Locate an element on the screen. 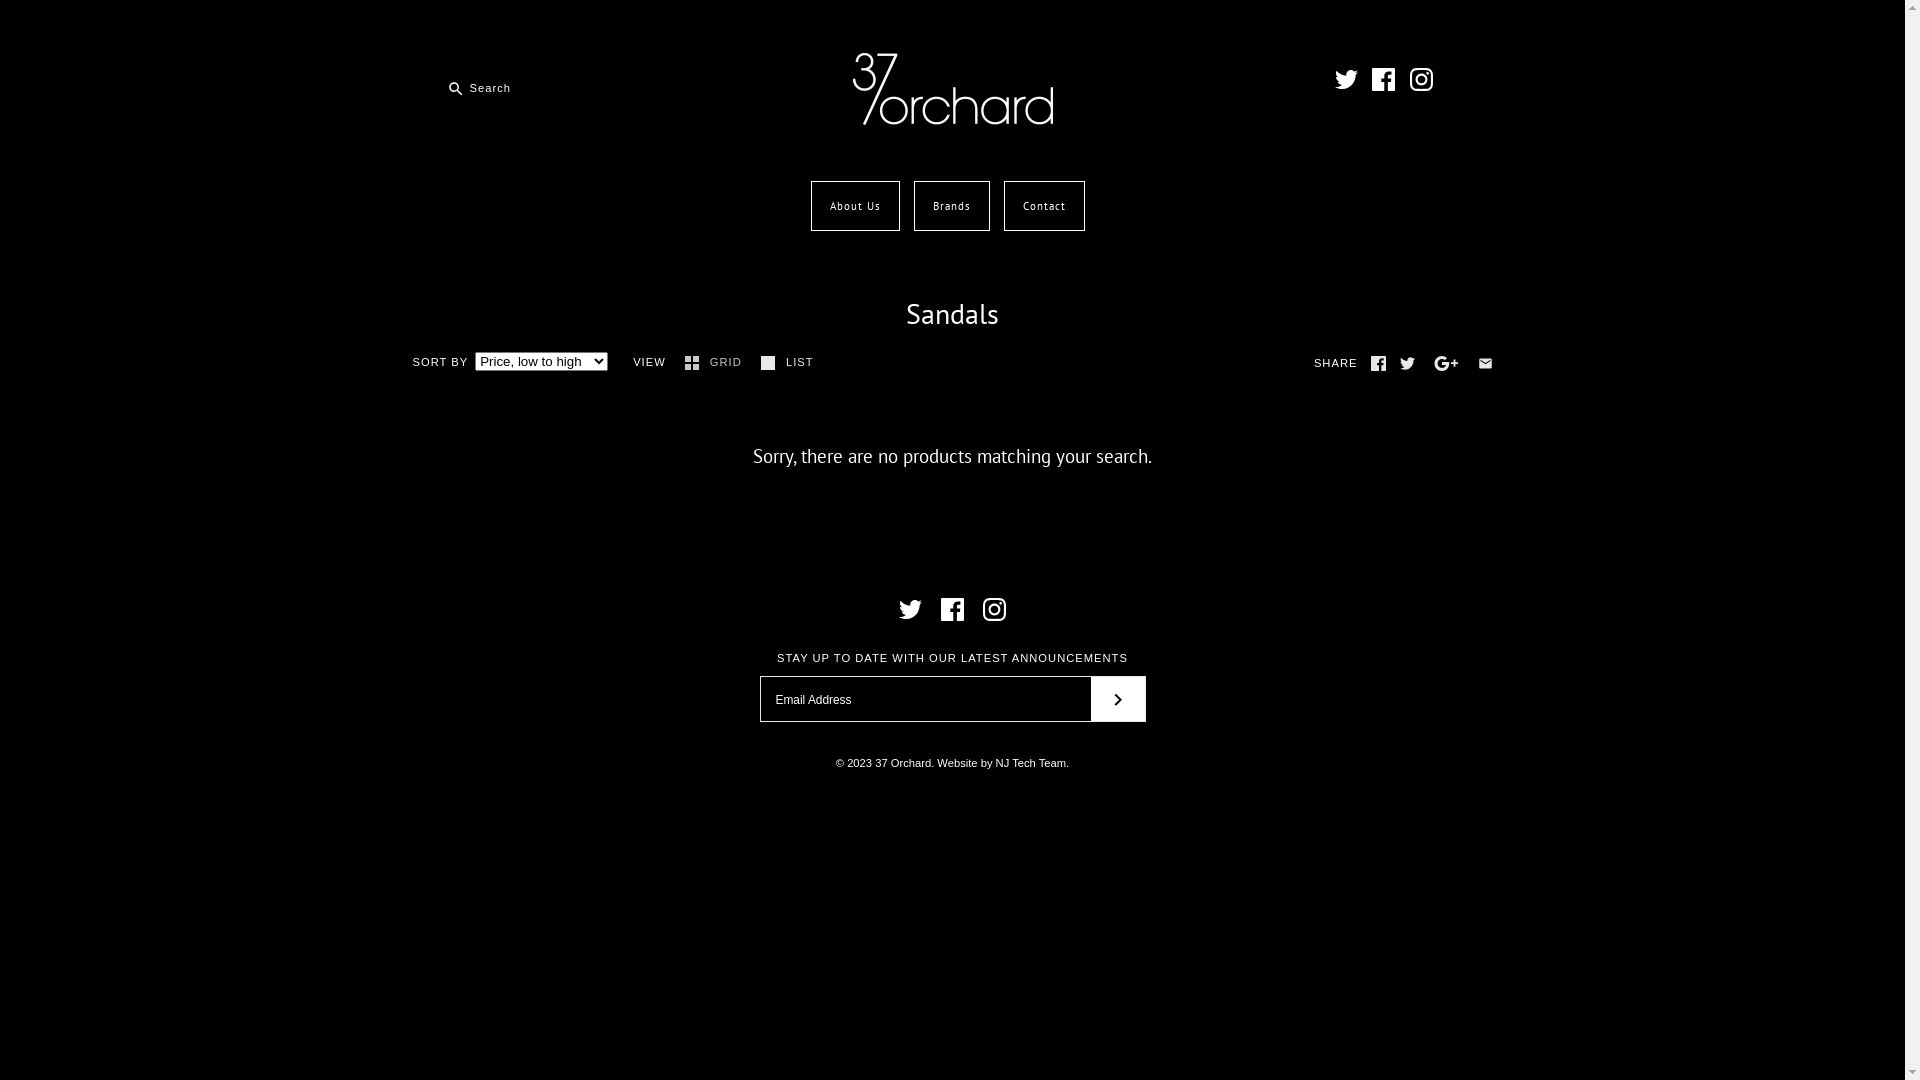  'Twitter' is located at coordinates (1399, 363).